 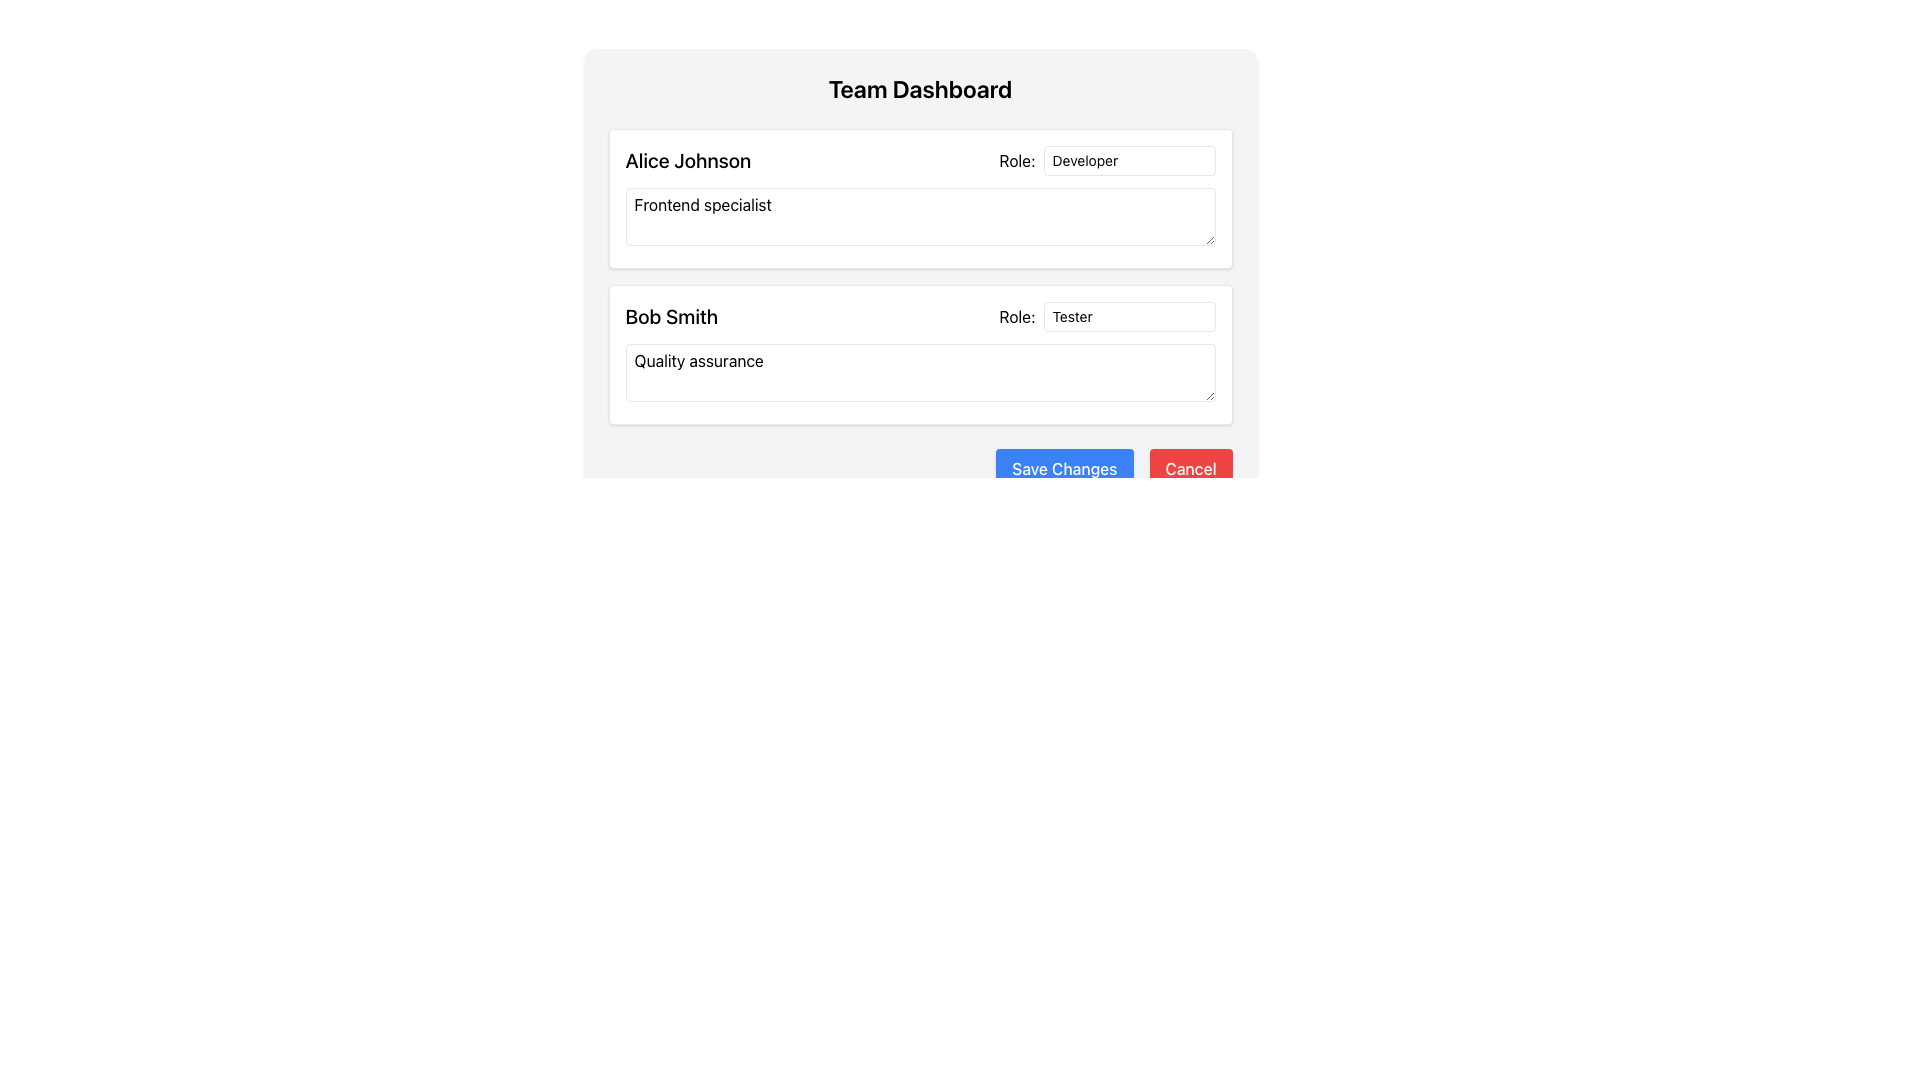 What do you see at coordinates (1017, 315) in the screenshot?
I see `the associated field` at bounding box center [1017, 315].